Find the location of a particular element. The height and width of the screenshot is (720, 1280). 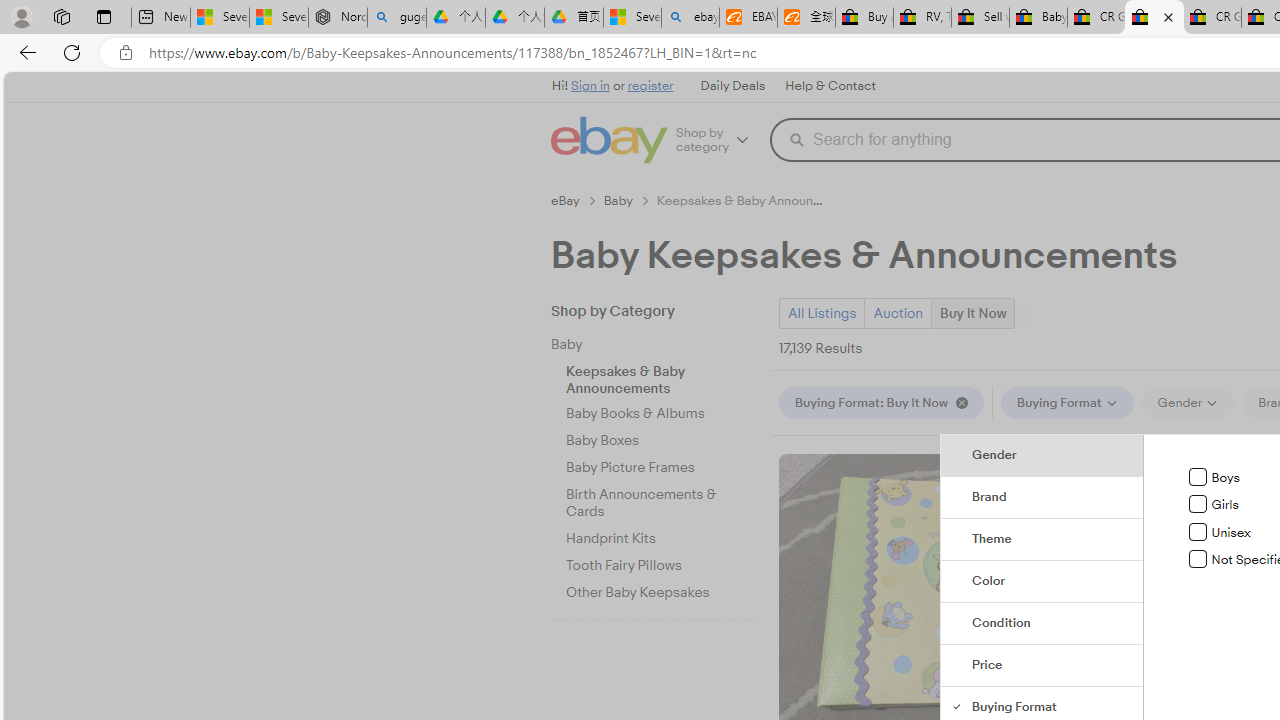

'Color' is located at coordinates (1041, 582).